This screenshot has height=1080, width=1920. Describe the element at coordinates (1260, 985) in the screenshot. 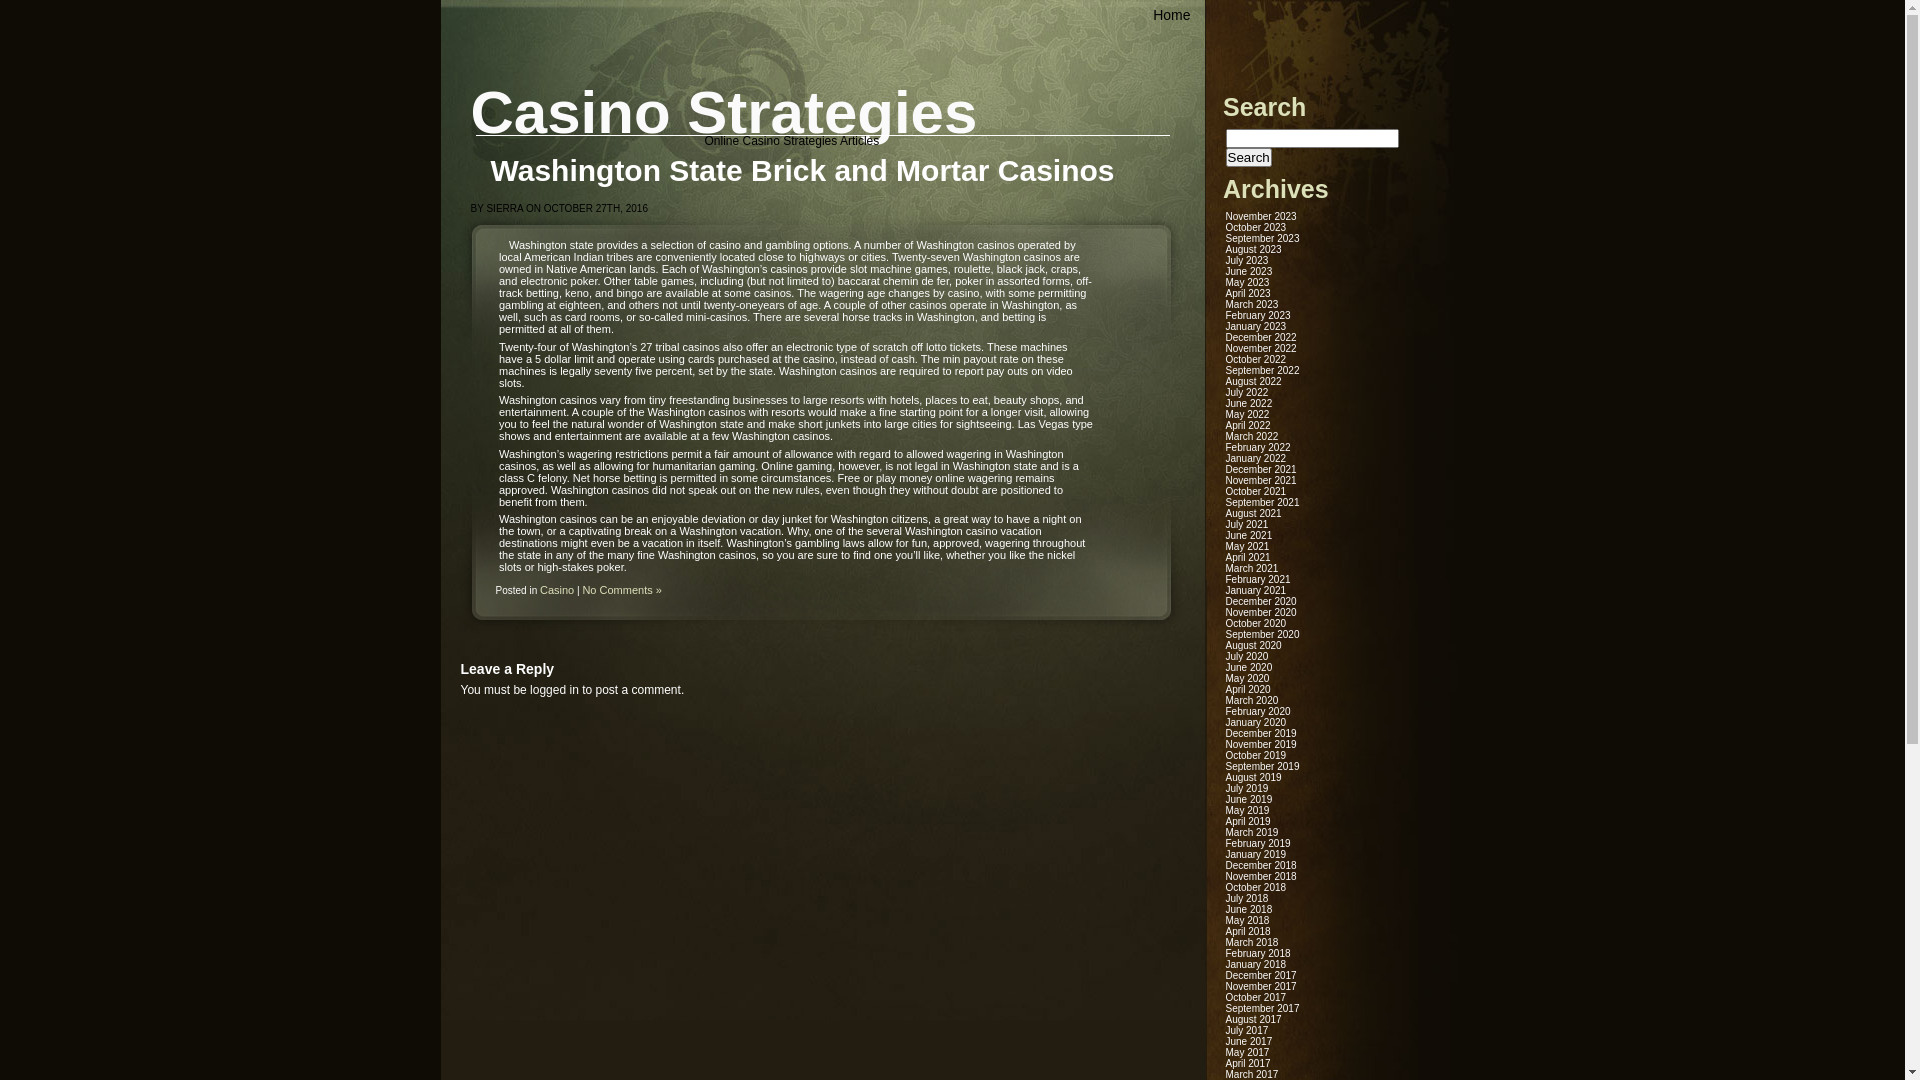

I see `'November 2017'` at that location.